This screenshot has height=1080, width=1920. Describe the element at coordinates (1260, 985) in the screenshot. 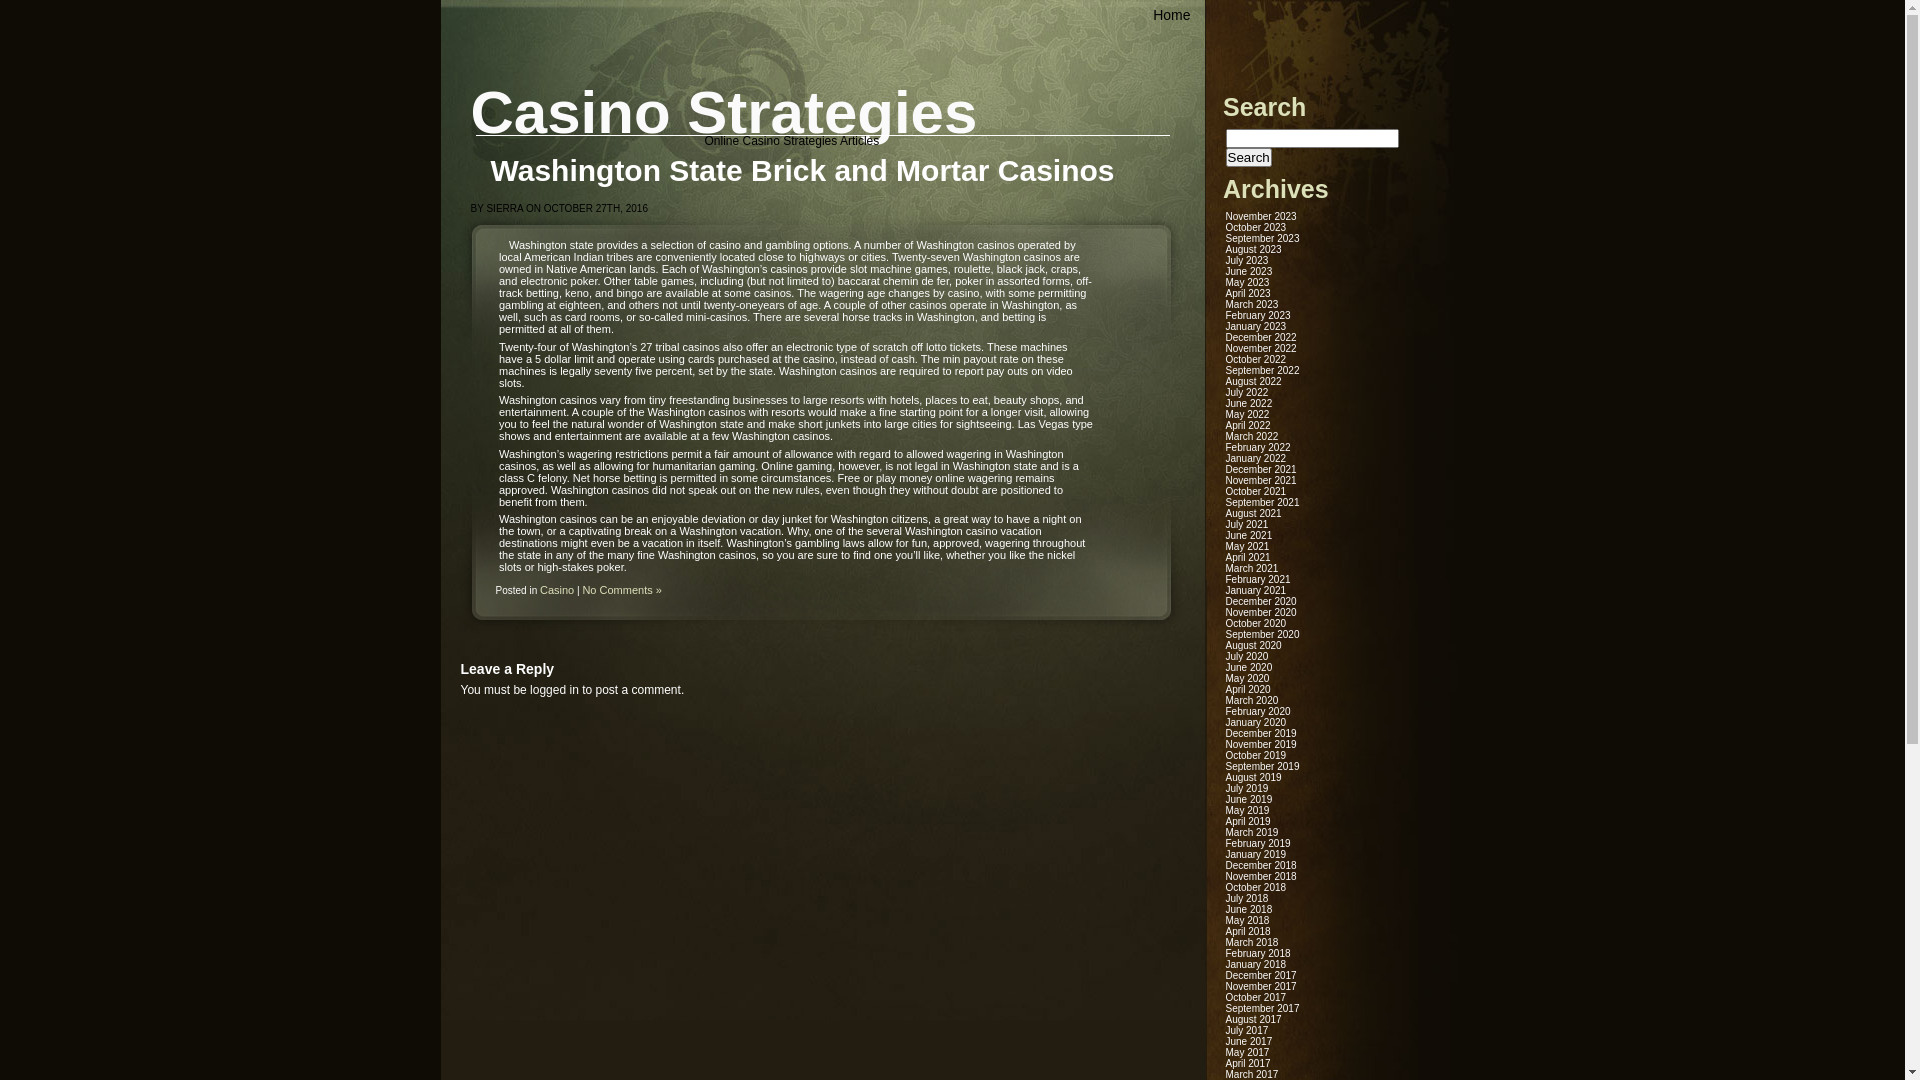

I see `'November 2017'` at that location.